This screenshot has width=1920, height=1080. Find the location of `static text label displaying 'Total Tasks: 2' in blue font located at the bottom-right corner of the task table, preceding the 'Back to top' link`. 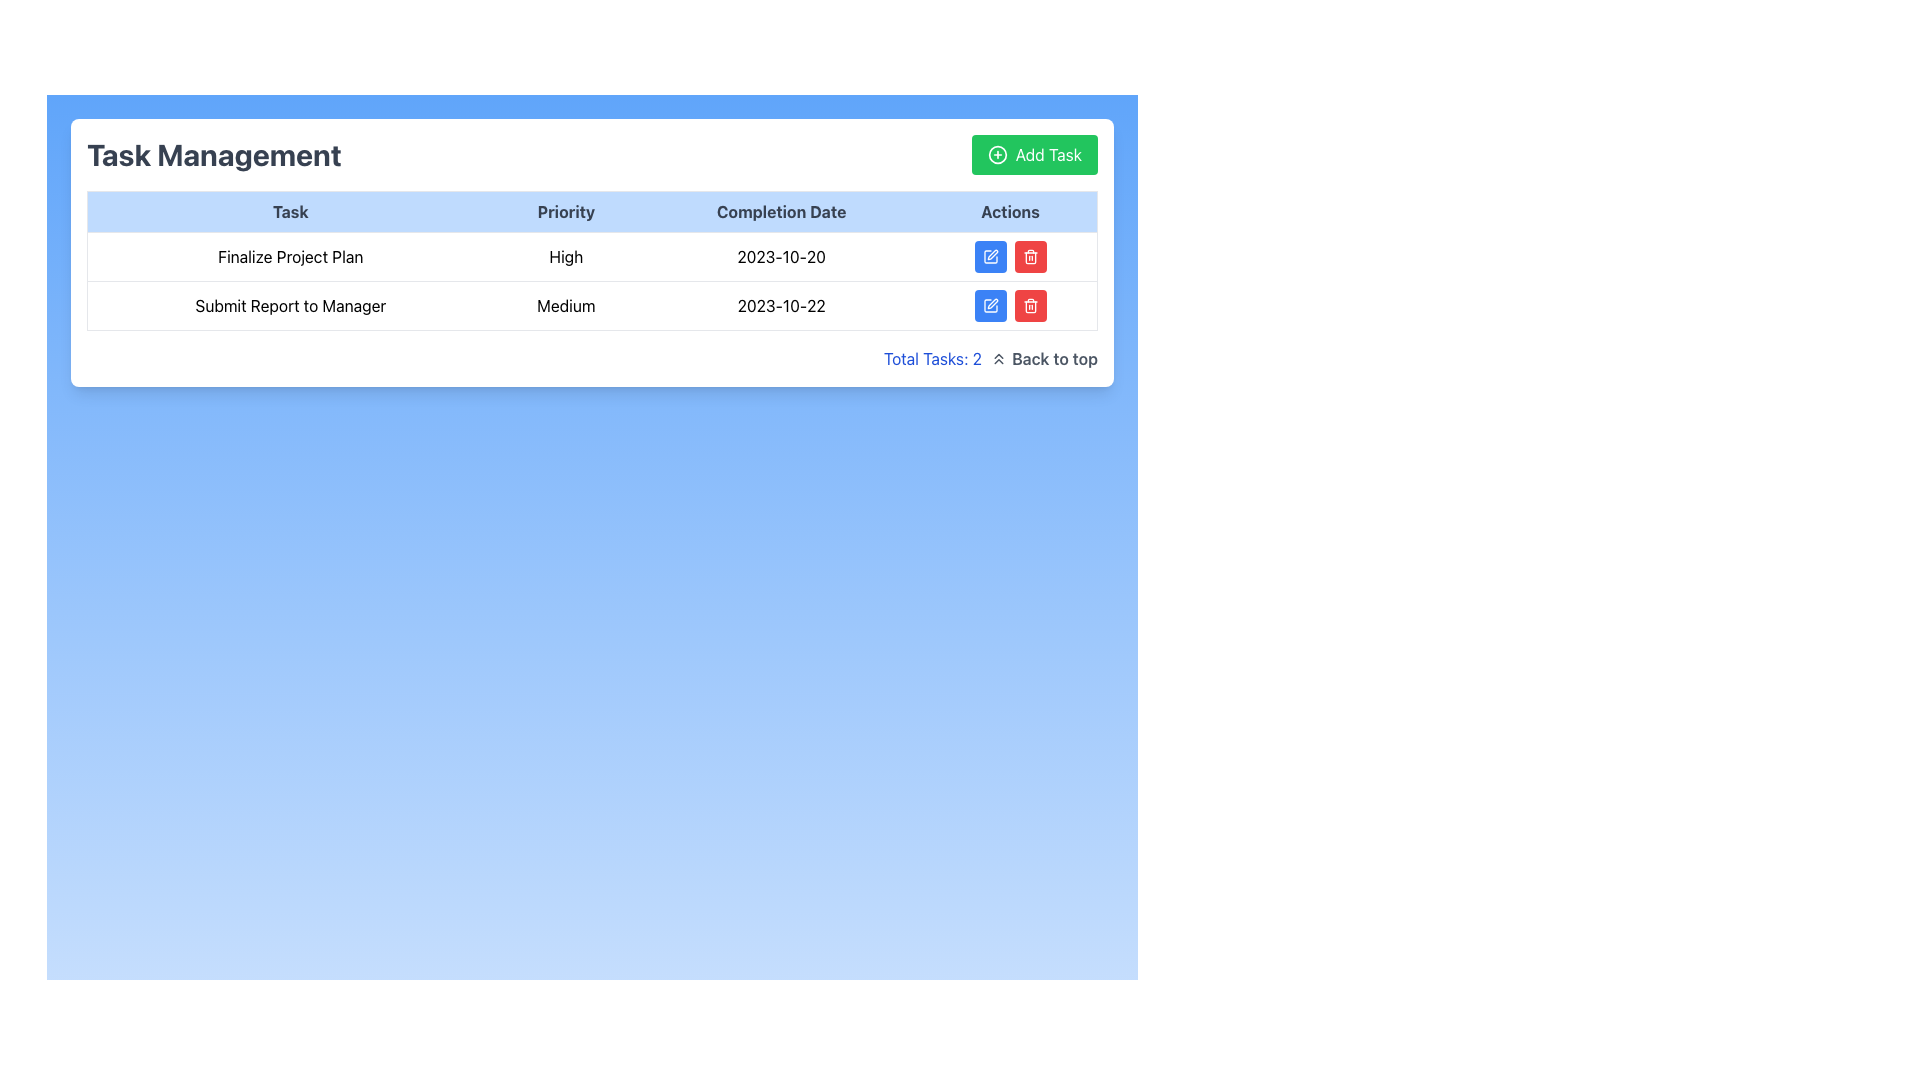

static text label displaying 'Total Tasks: 2' in blue font located at the bottom-right corner of the task table, preceding the 'Back to top' link is located at coordinates (931, 357).